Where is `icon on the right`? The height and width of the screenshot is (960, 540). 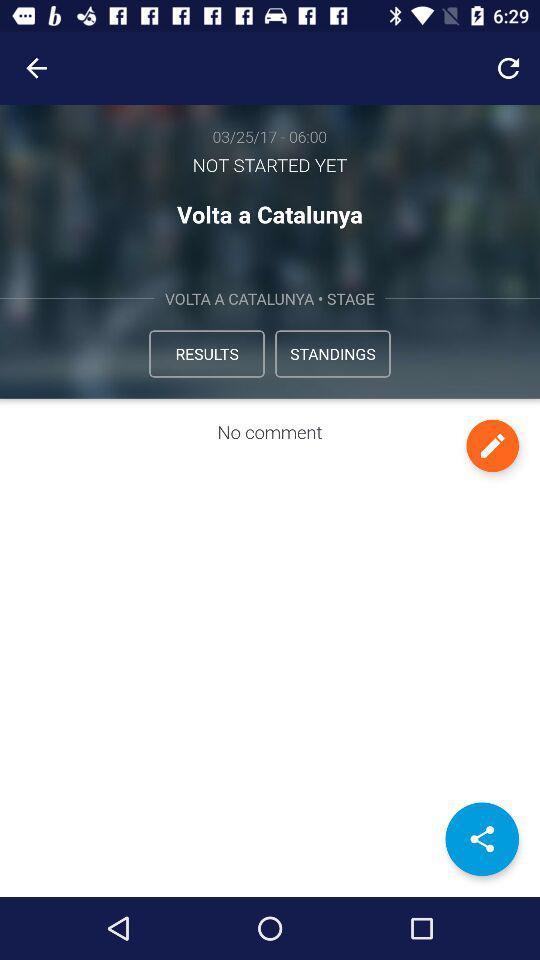
icon on the right is located at coordinates (491, 445).